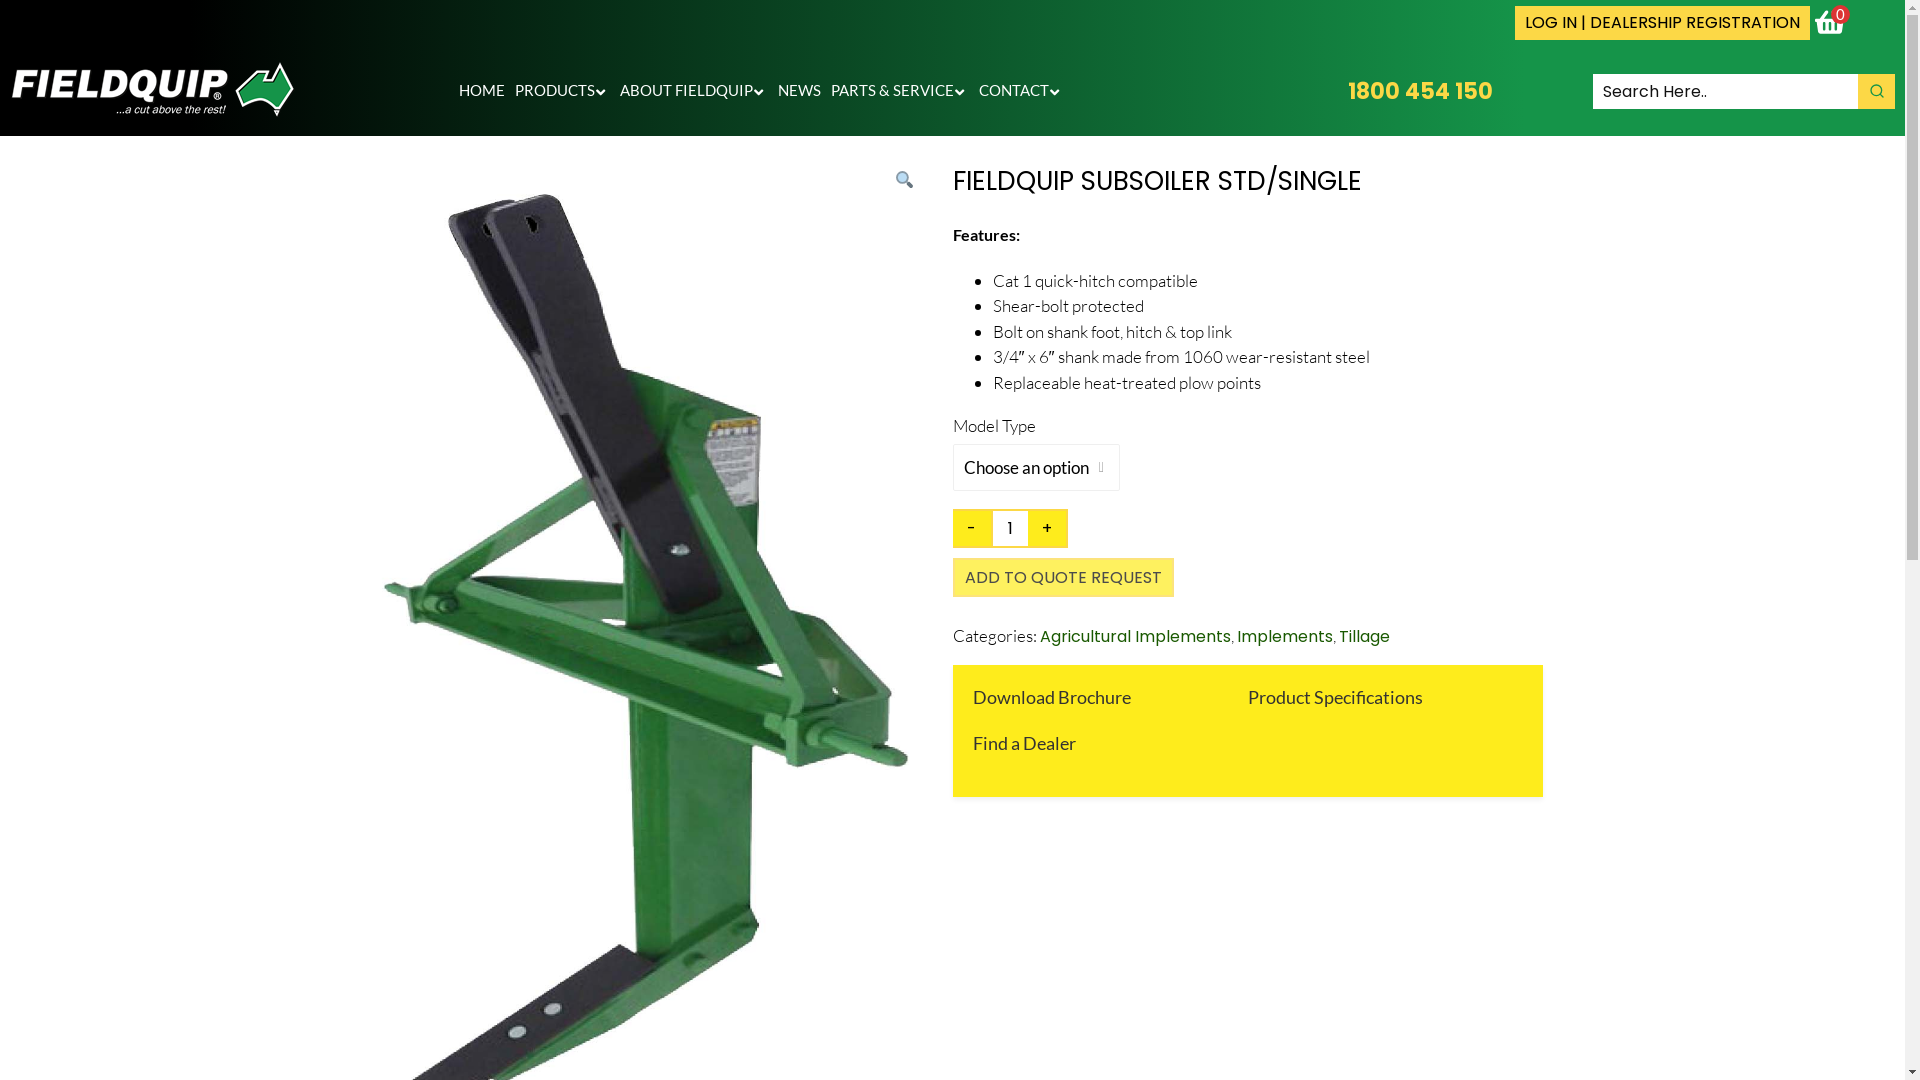 This screenshot has width=1920, height=1080. Describe the element at coordinates (561, 91) in the screenshot. I see `'PRODUCTS'` at that location.